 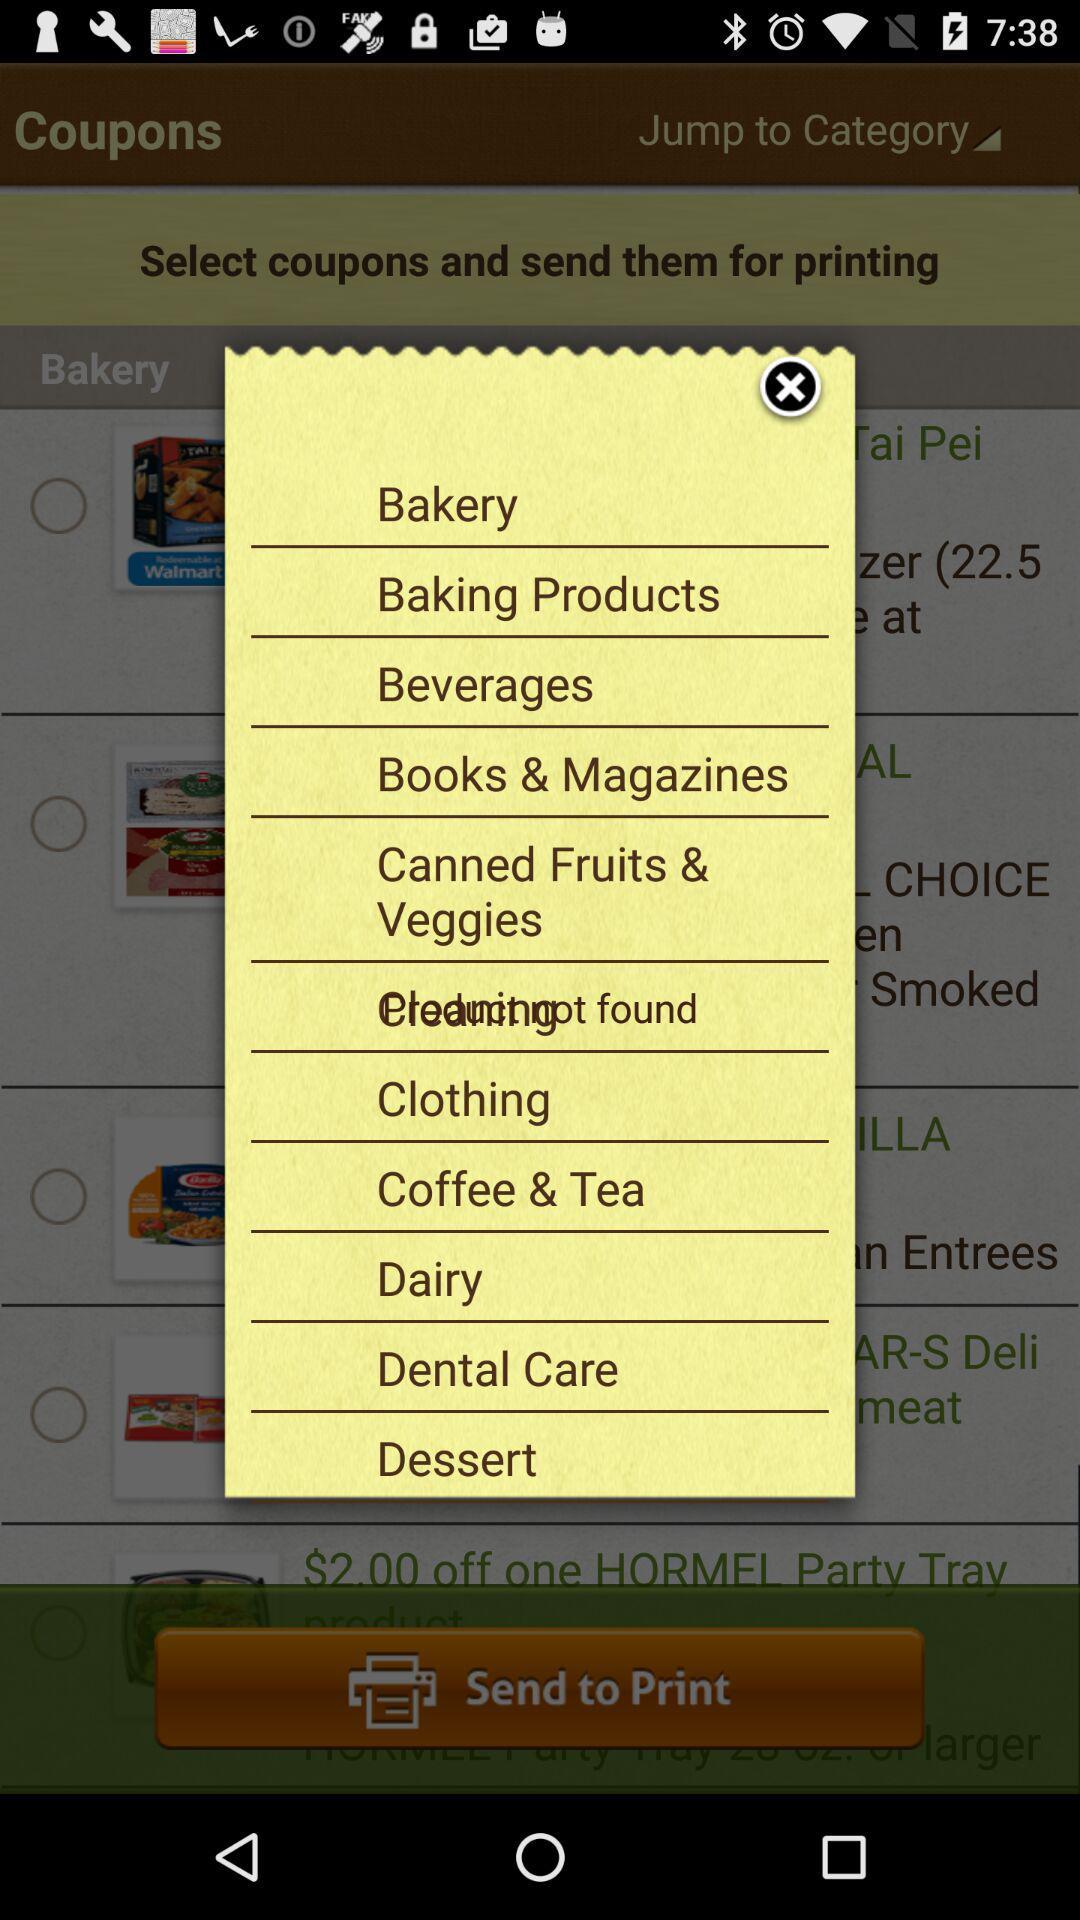 What do you see at coordinates (594, 1276) in the screenshot?
I see `the item above dental care app` at bounding box center [594, 1276].